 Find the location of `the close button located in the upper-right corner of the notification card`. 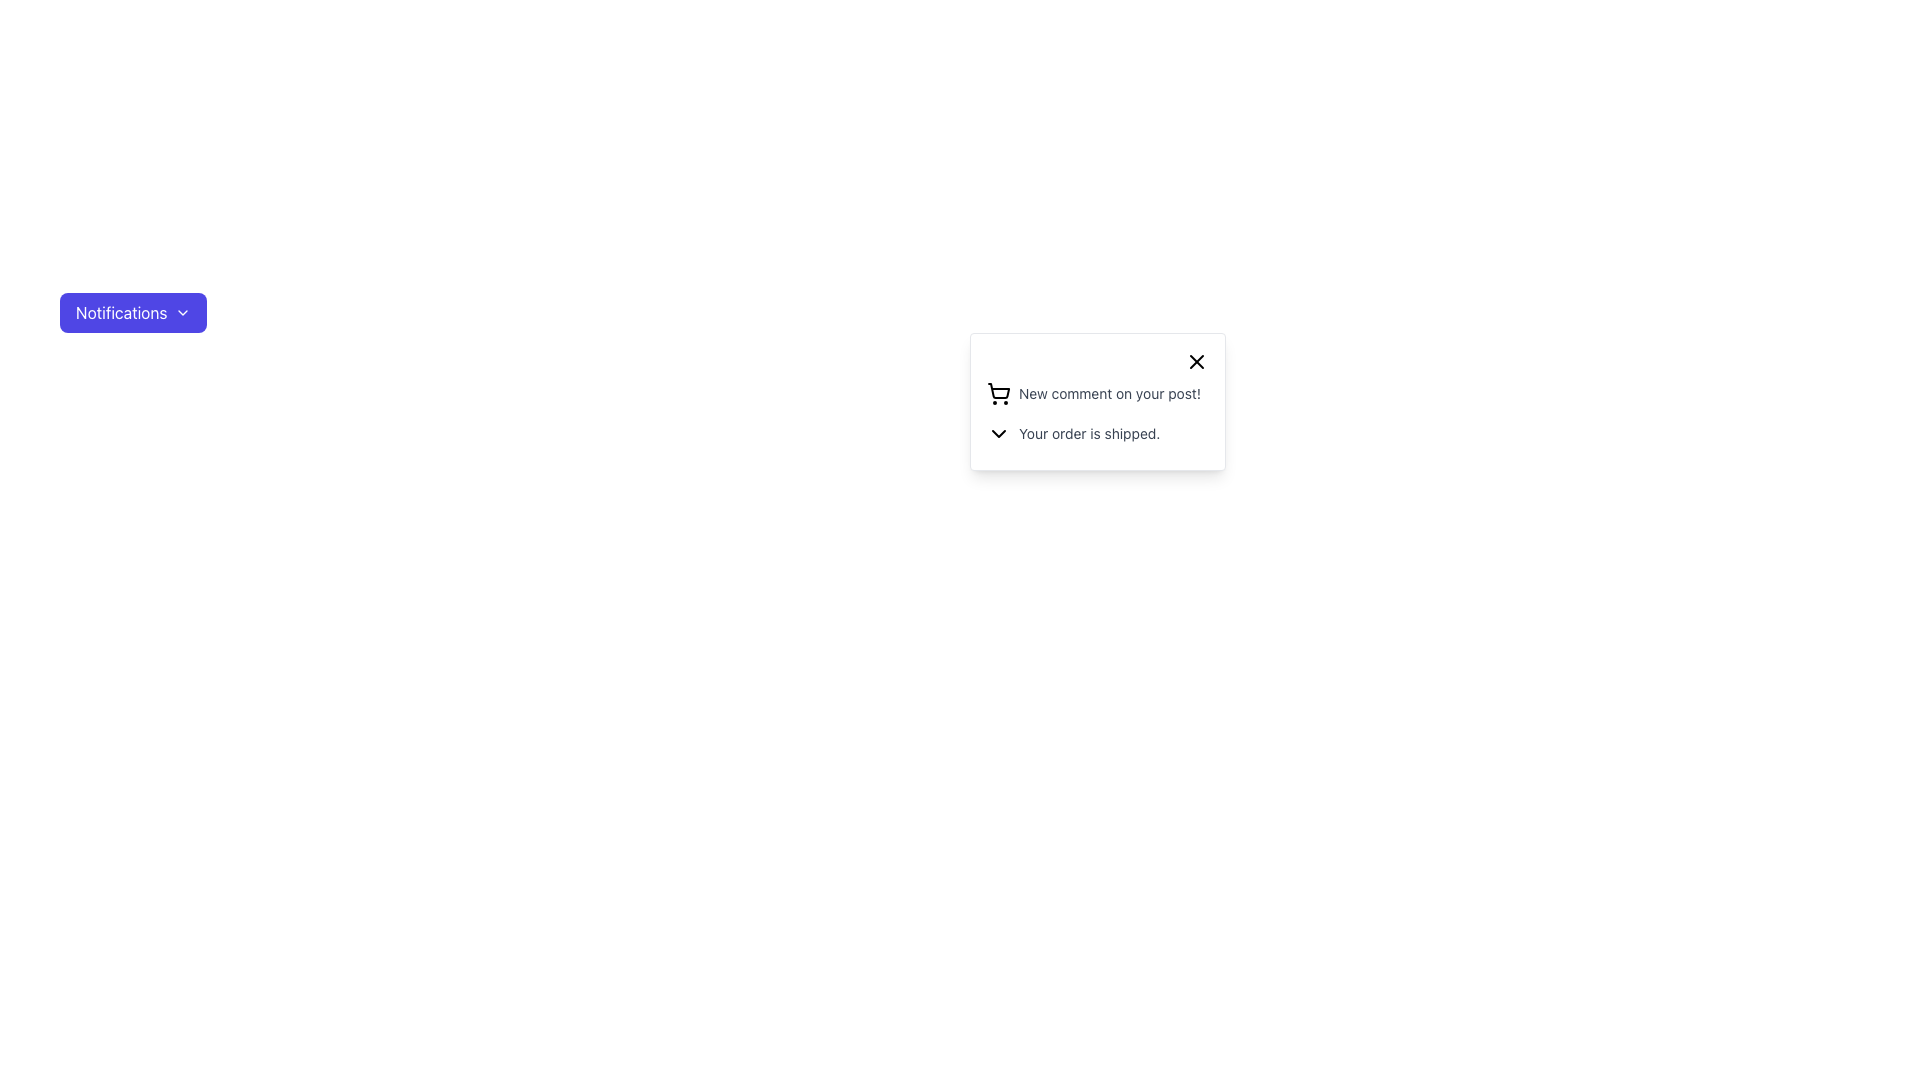

the close button located in the upper-right corner of the notification card is located at coordinates (1196, 362).